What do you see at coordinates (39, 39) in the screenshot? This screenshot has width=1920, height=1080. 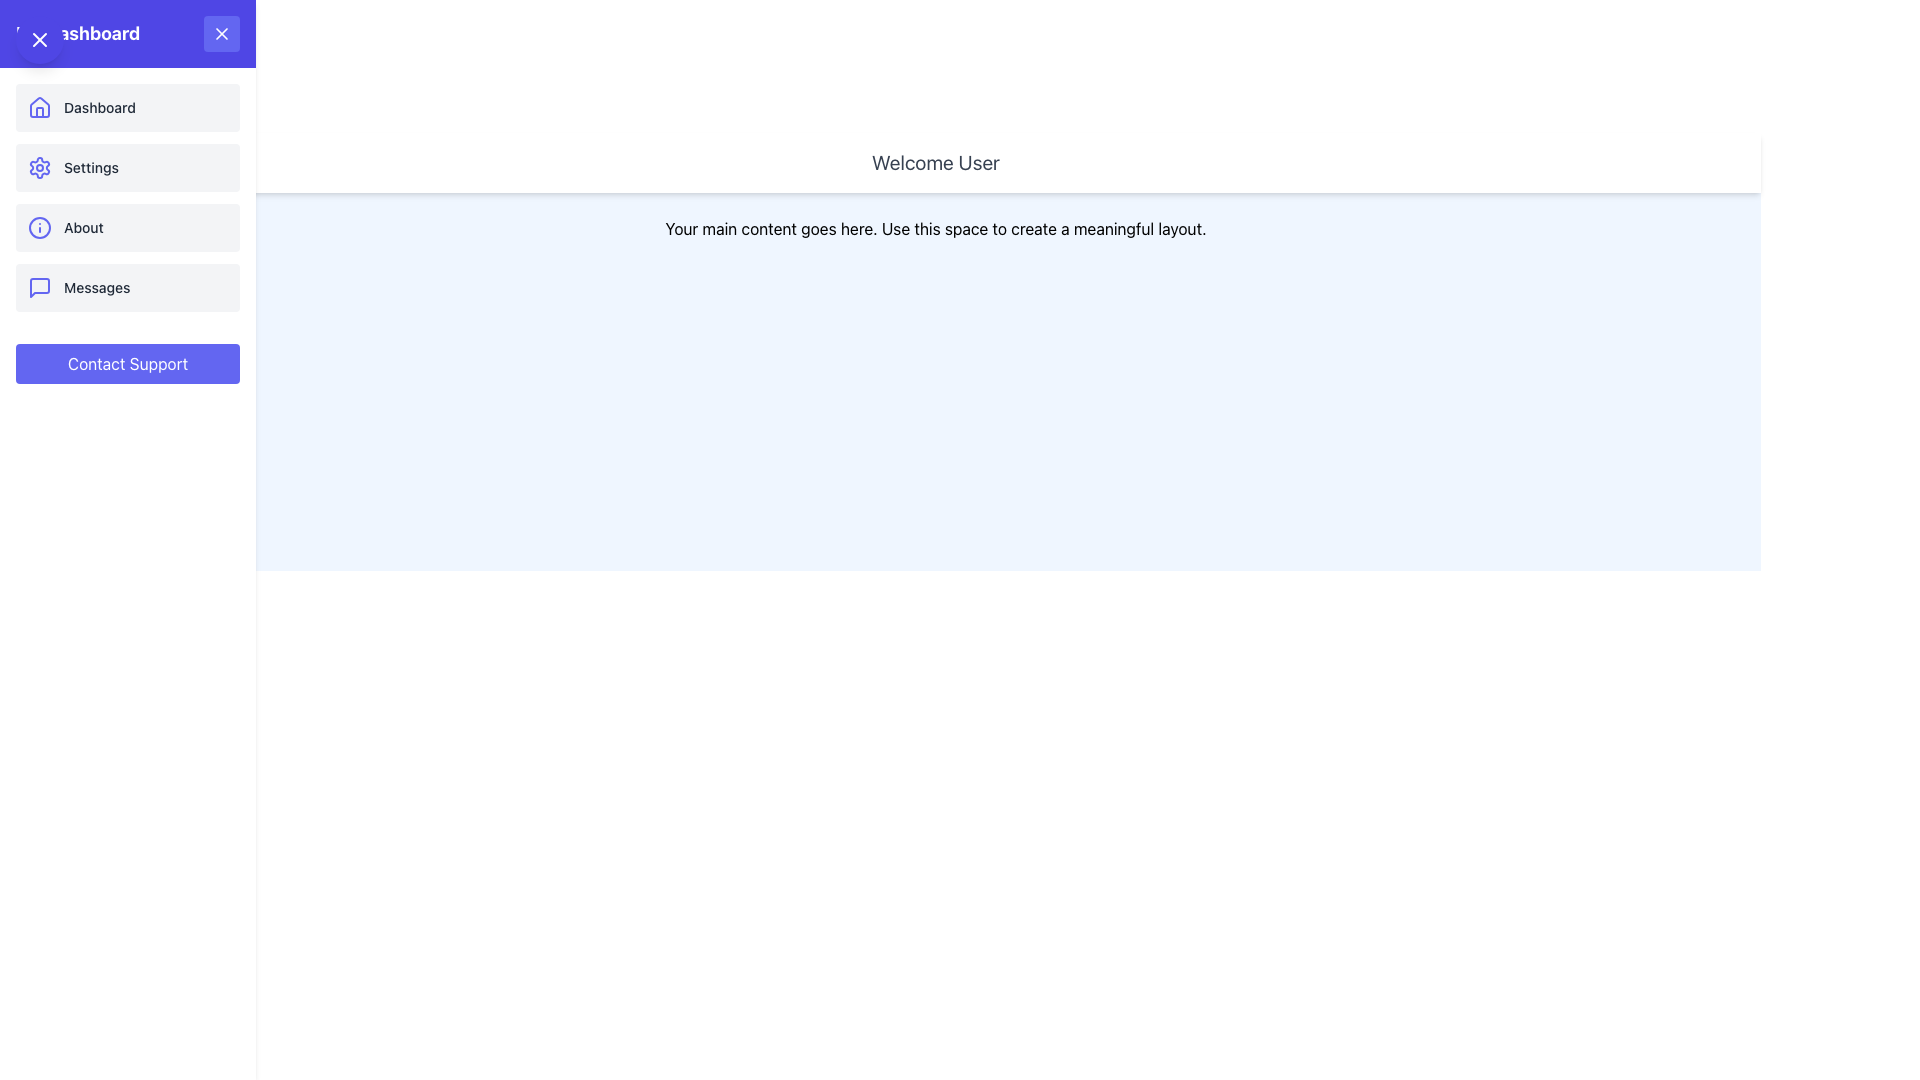 I see `the close icon represented by an 'X' shape in the top-left header bar` at bounding box center [39, 39].